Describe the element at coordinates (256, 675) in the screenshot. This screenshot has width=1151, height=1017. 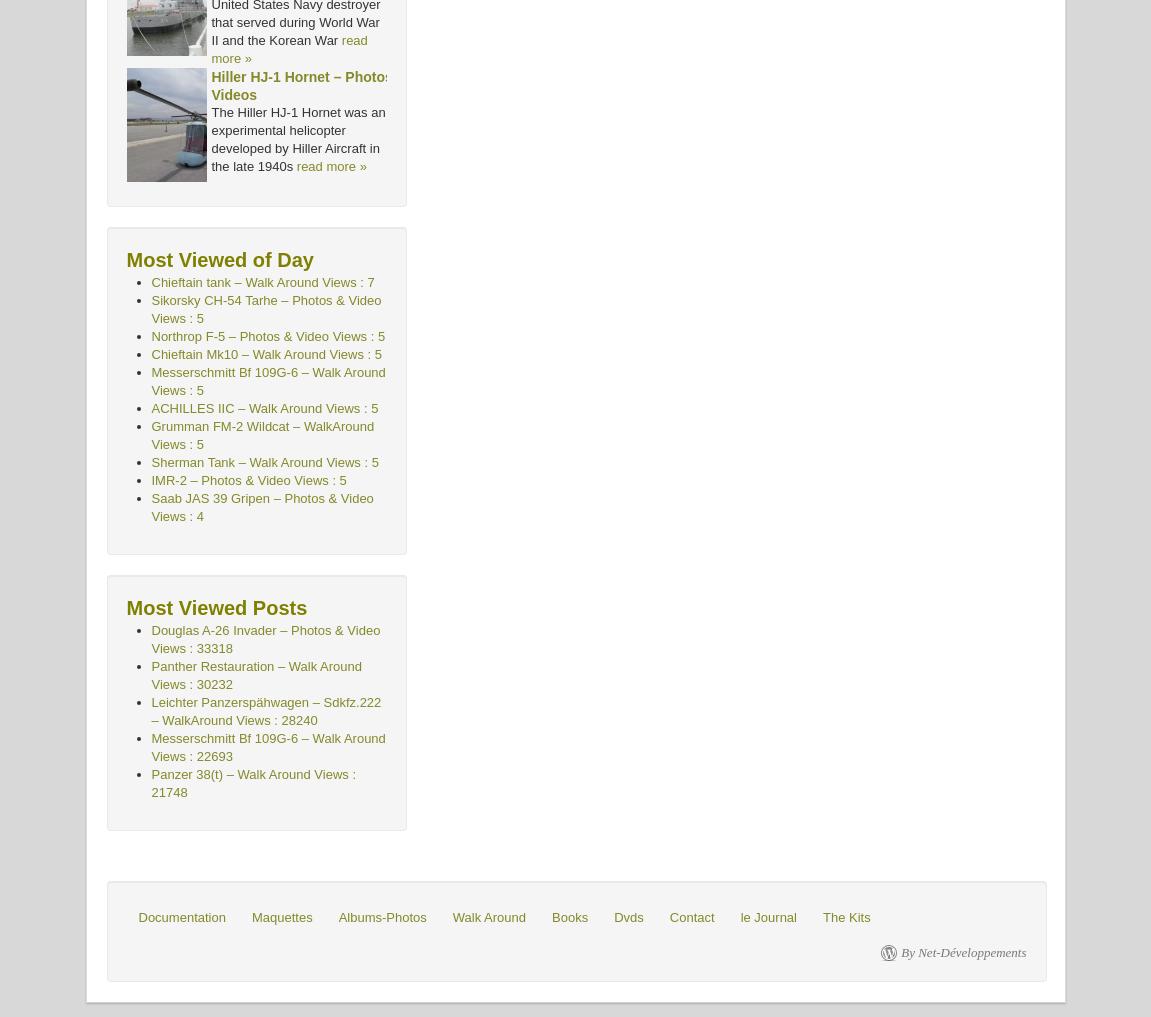
I see `'Panther Restauration – Walk Around Views : 30232'` at that location.